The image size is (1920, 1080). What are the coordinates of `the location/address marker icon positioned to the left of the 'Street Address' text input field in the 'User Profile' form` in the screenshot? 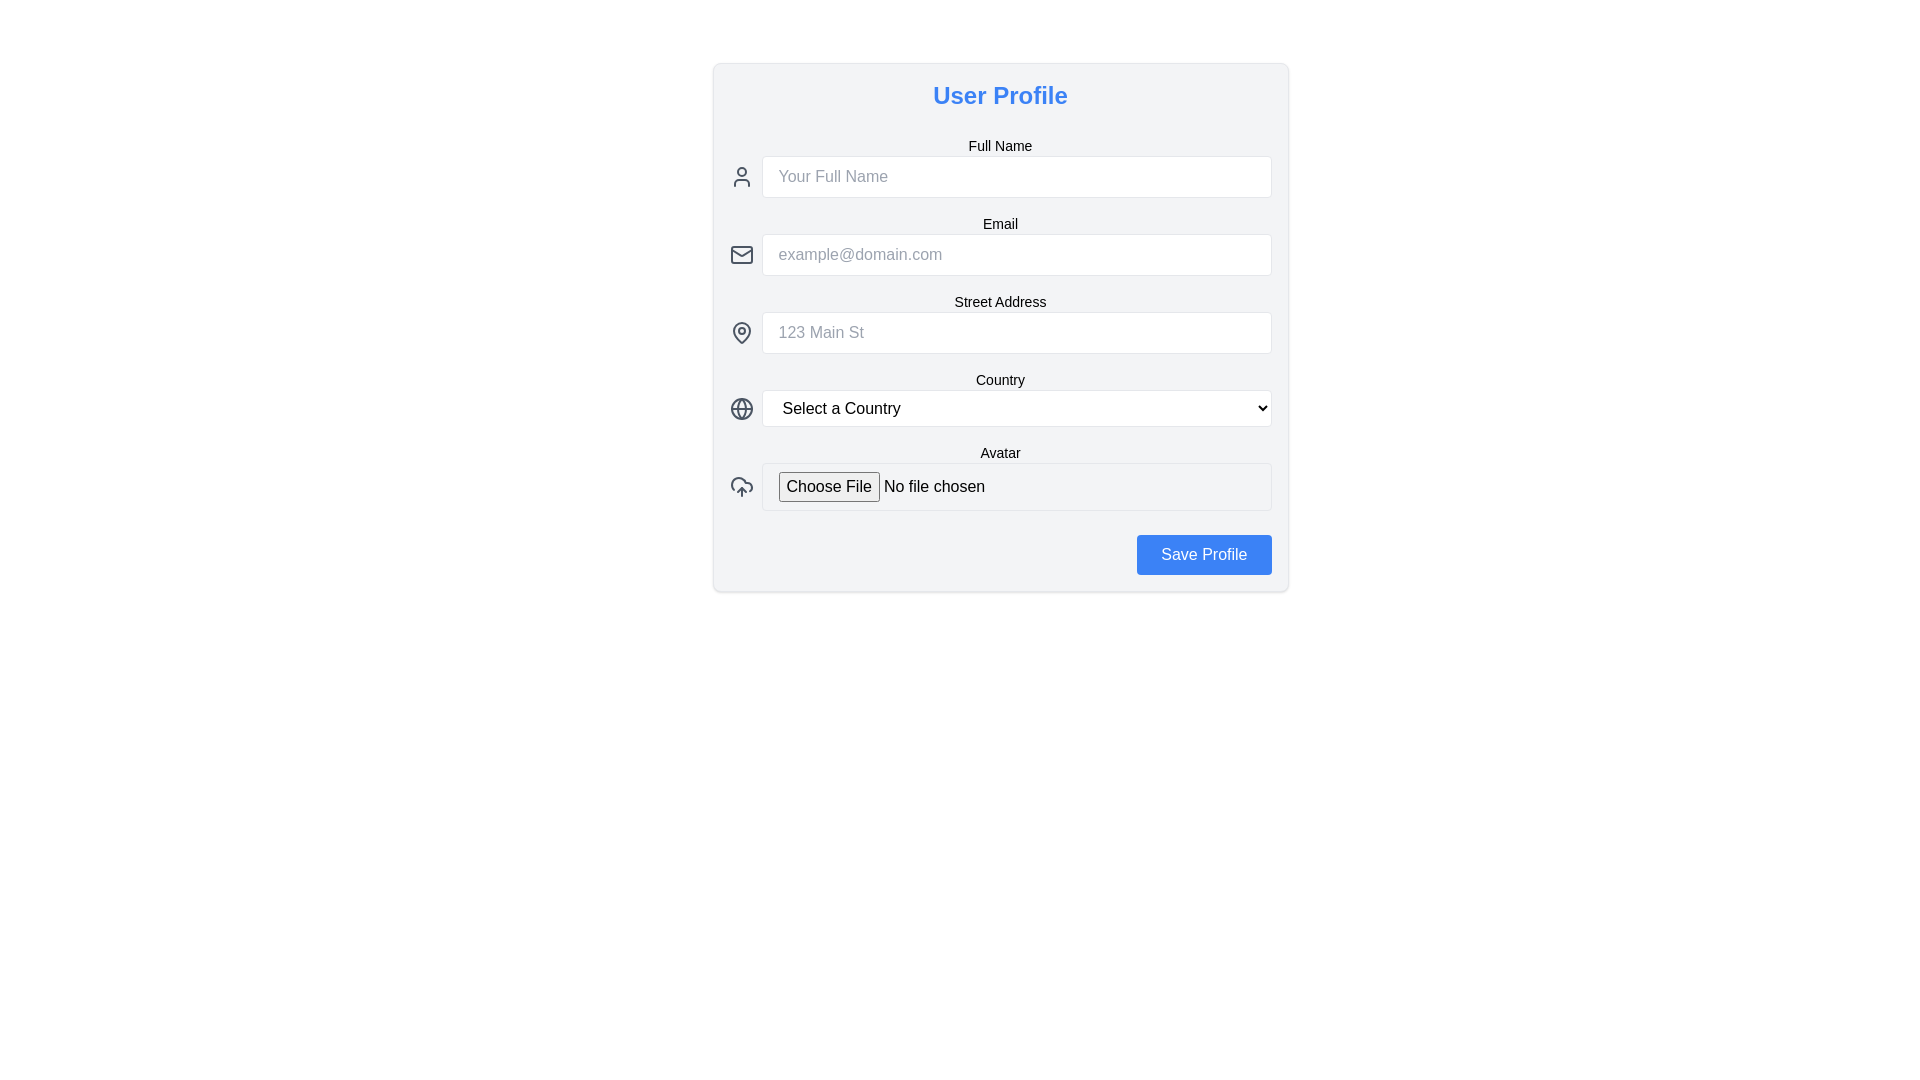 It's located at (740, 331).